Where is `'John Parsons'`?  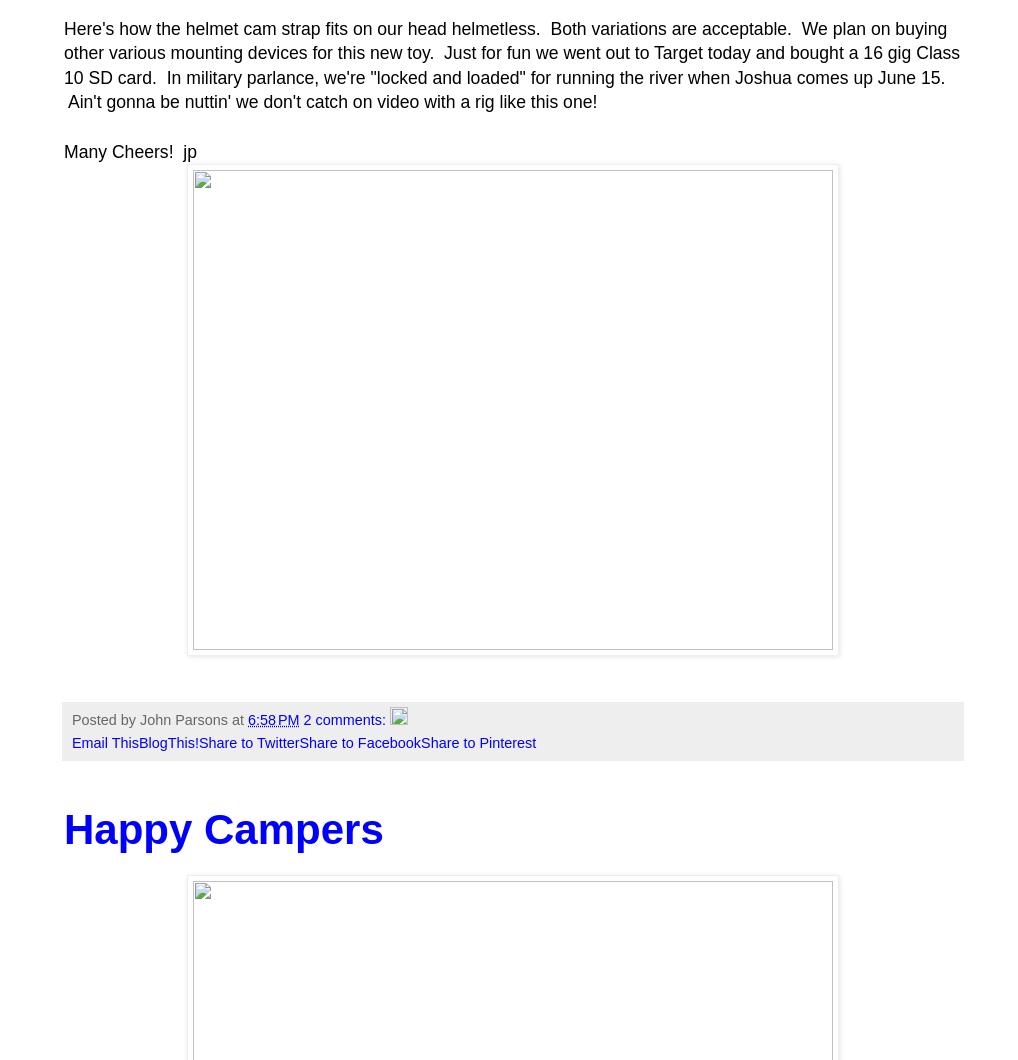
'John Parsons' is located at coordinates (183, 717).